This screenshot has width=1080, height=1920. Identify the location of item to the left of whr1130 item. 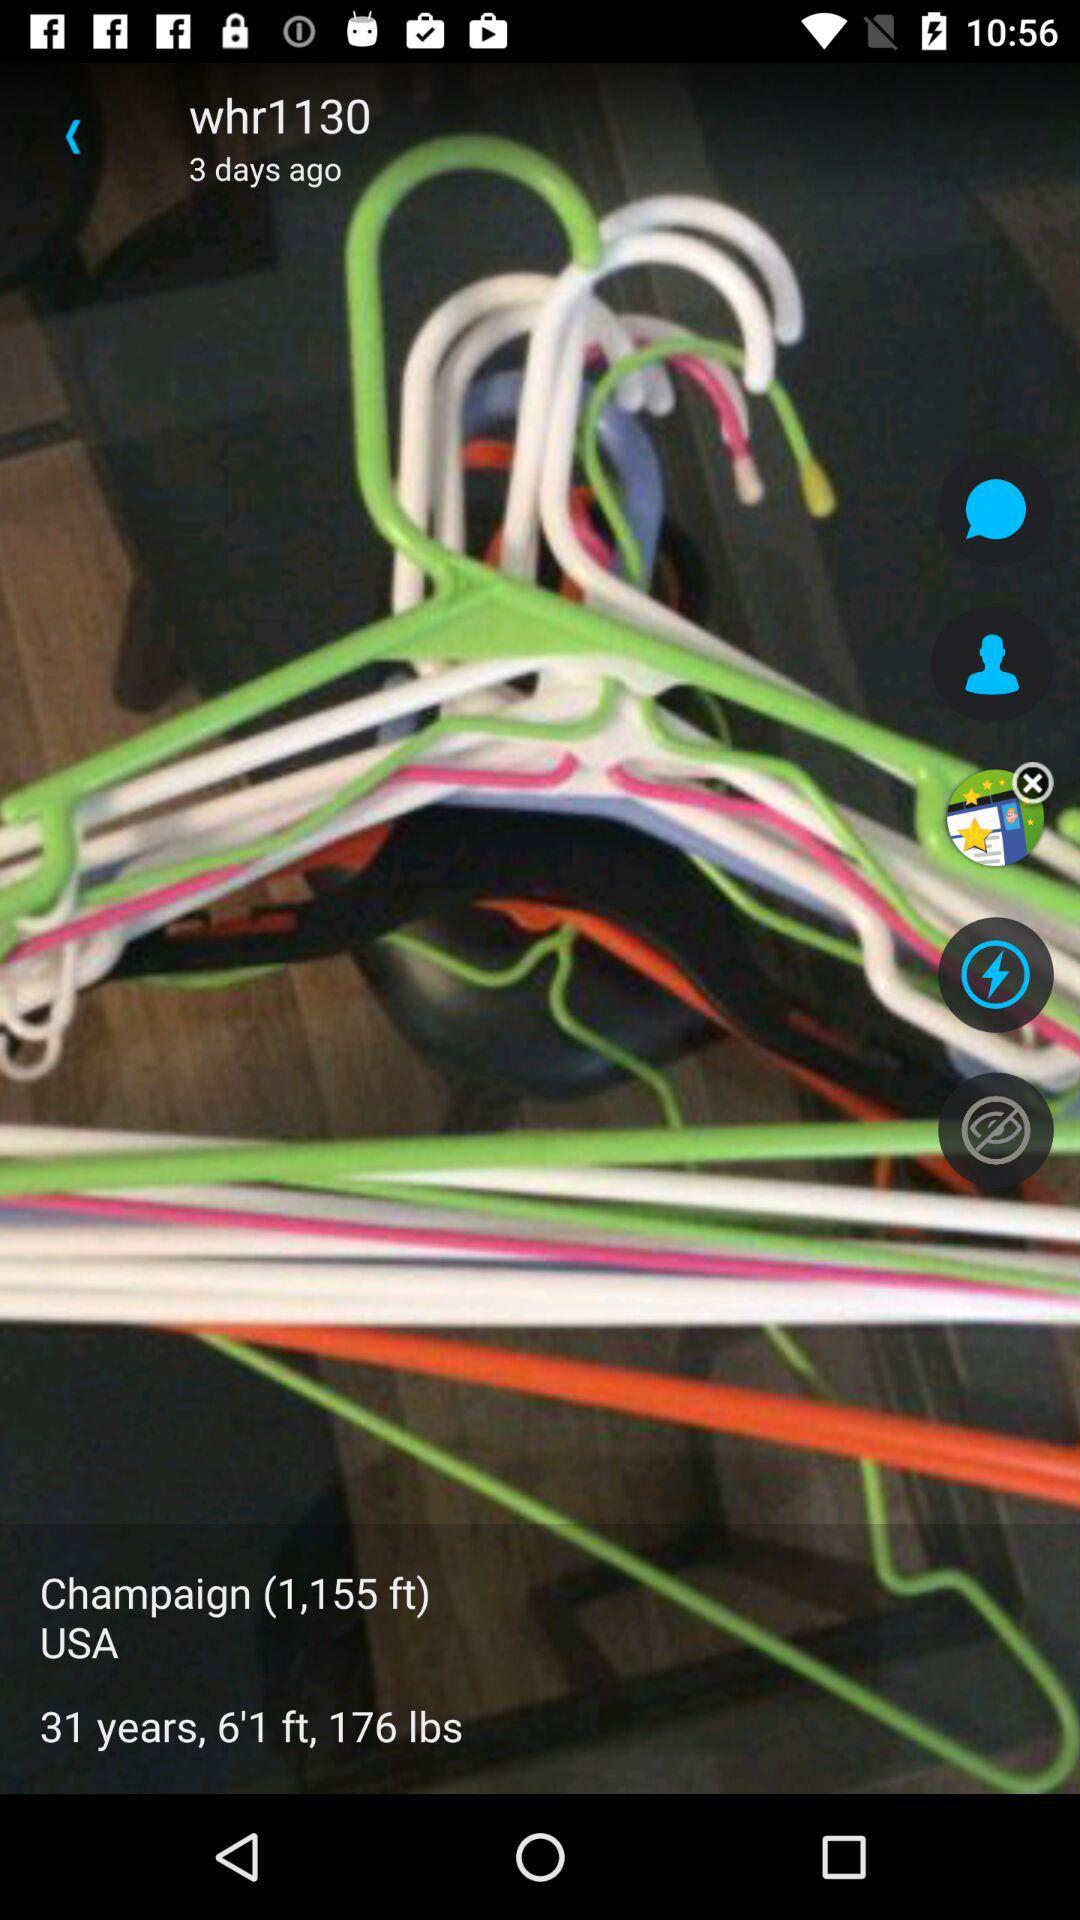
(72, 135).